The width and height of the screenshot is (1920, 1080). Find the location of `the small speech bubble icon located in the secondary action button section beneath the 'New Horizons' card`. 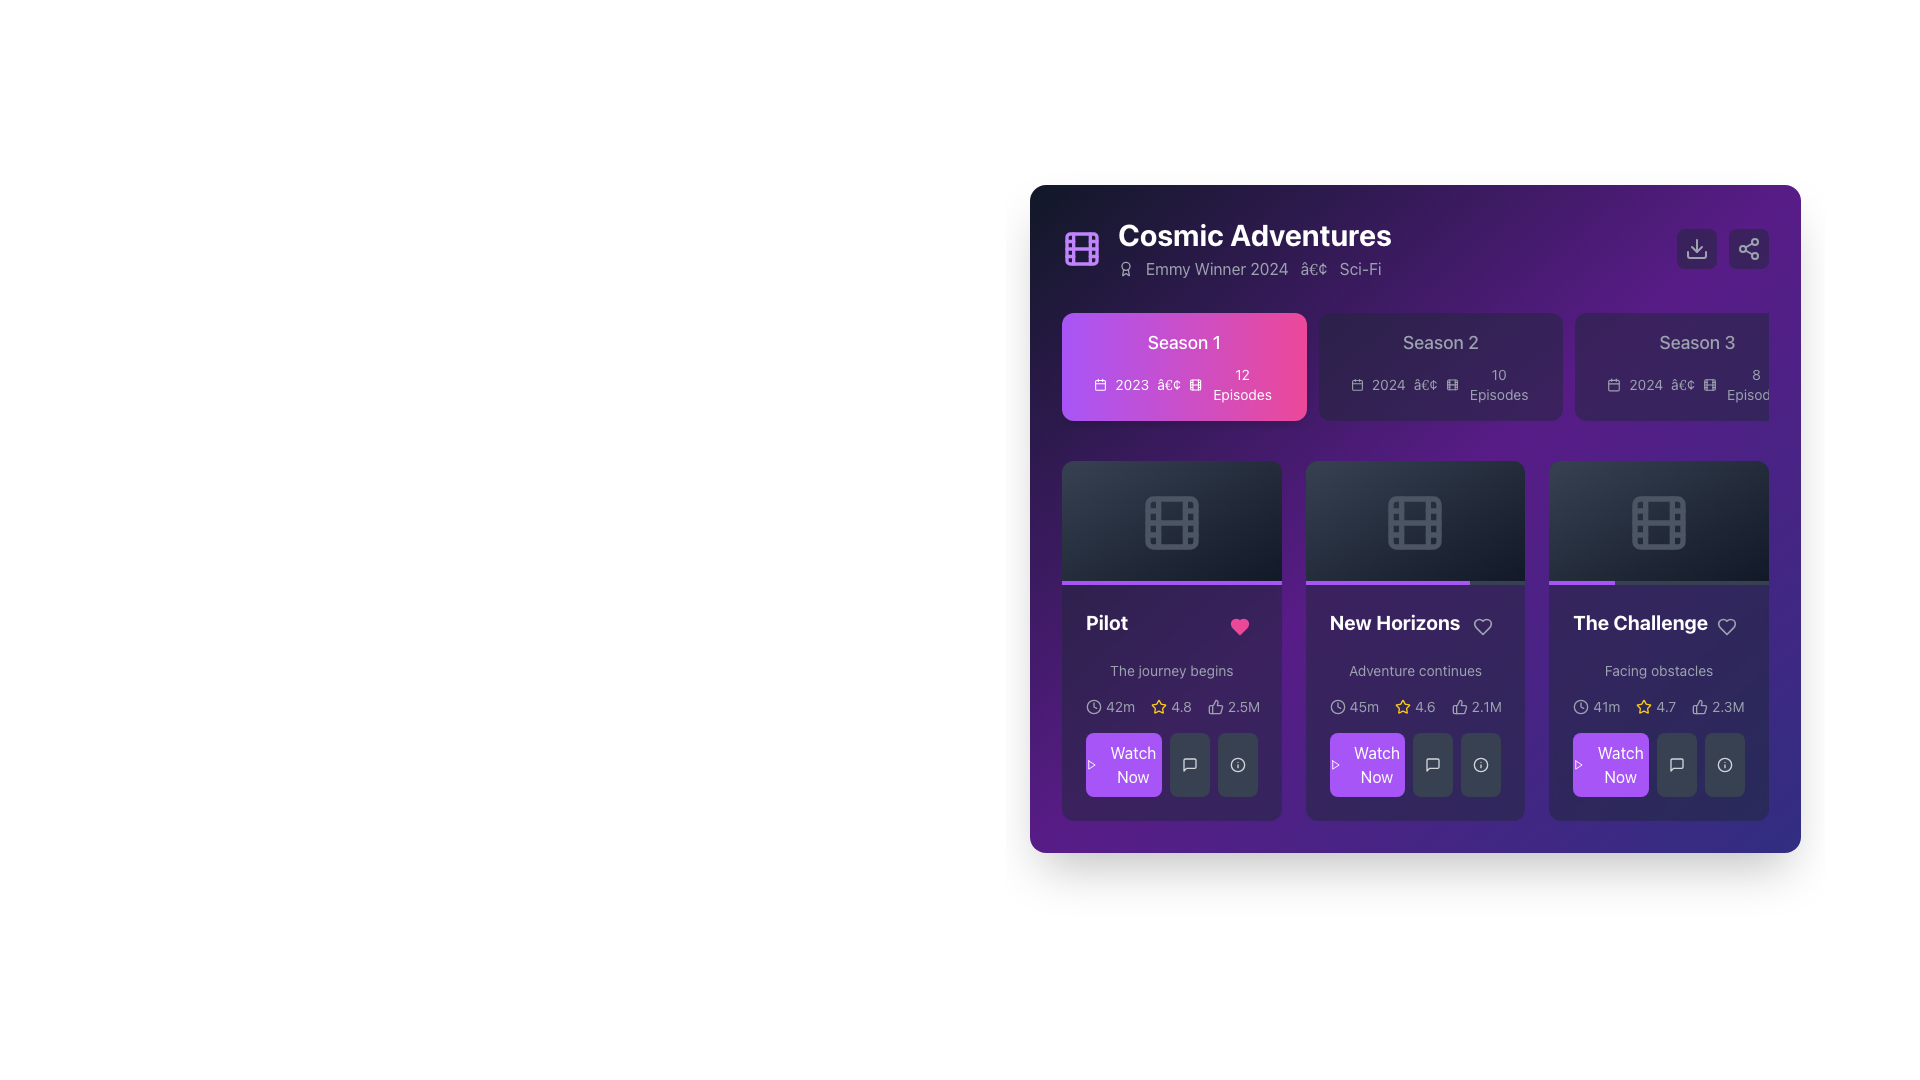

the small speech bubble icon located in the secondary action button section beneath the 'New Horizons' card is located at coordinates (1432, 764).